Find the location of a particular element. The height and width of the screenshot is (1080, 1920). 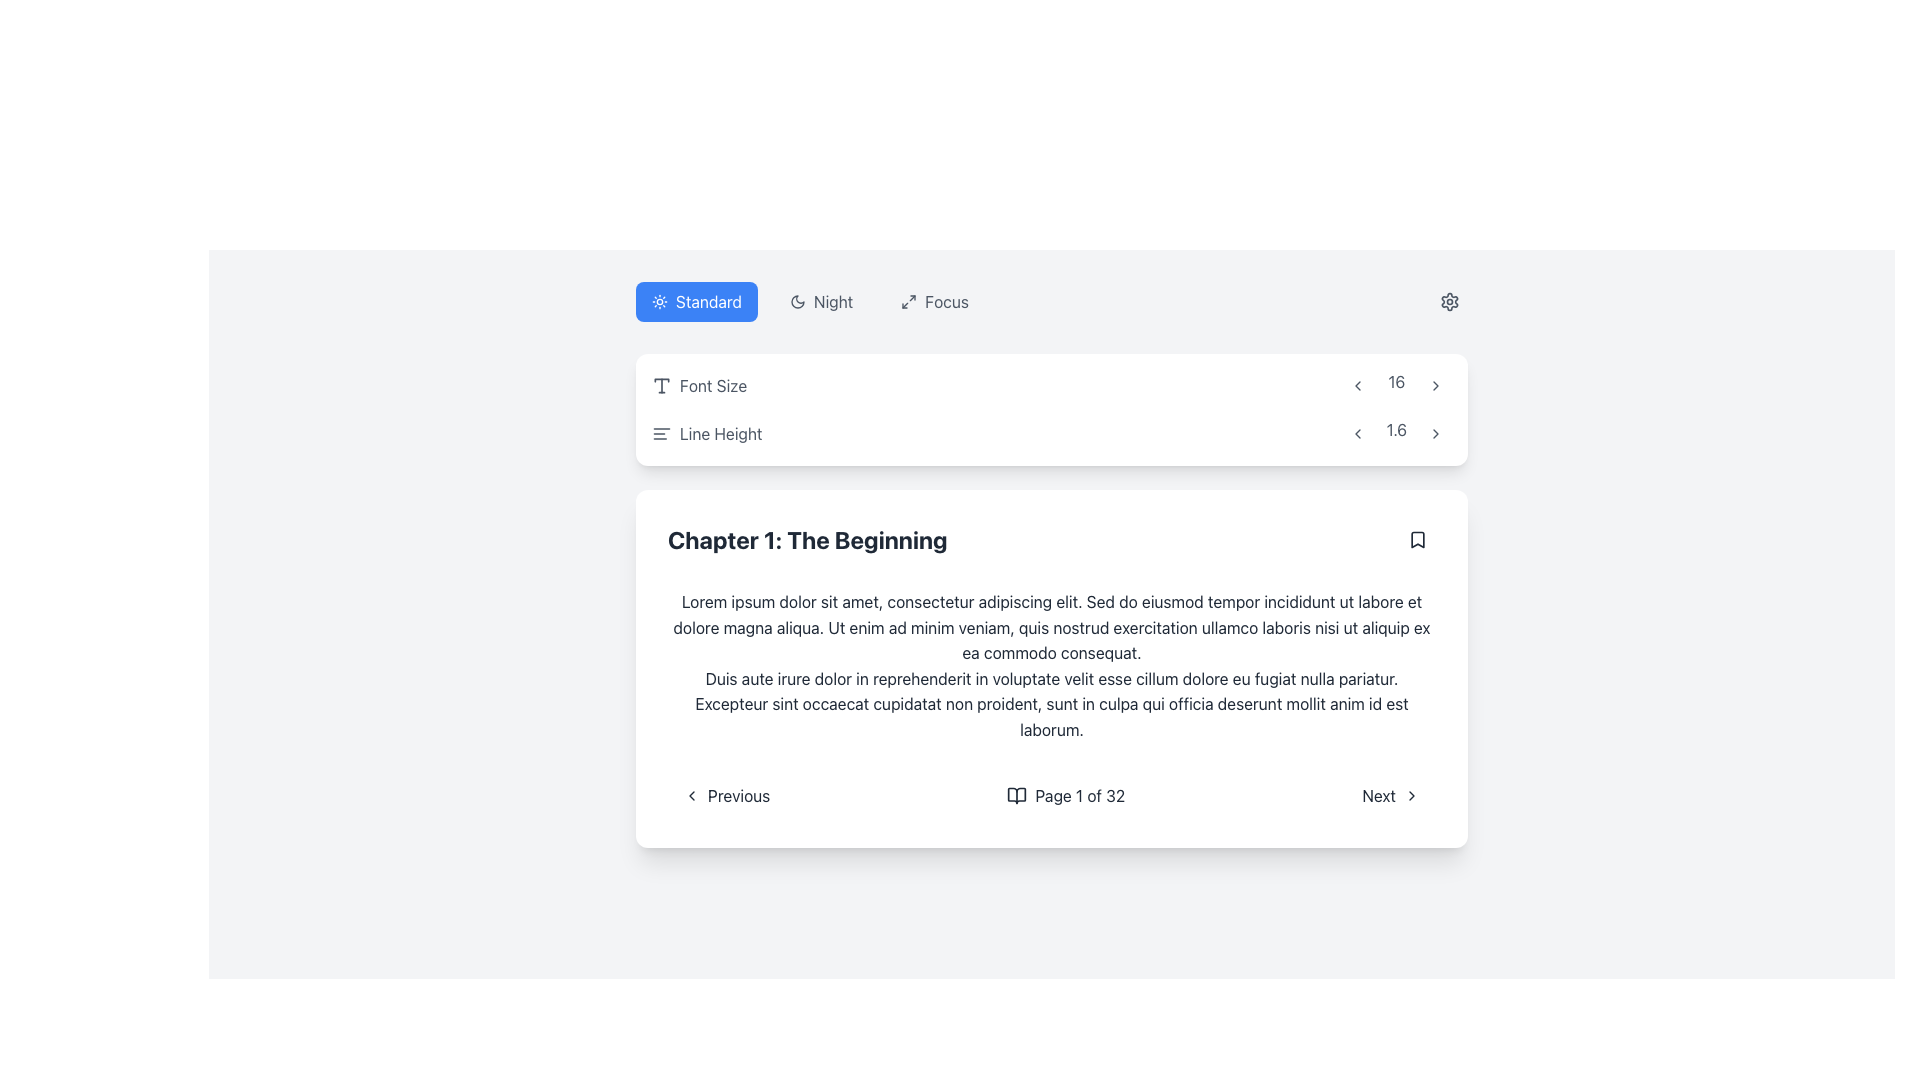

the gear-shaped icon located at the top-right corner of the interface is located at coordinates (1449, 301).